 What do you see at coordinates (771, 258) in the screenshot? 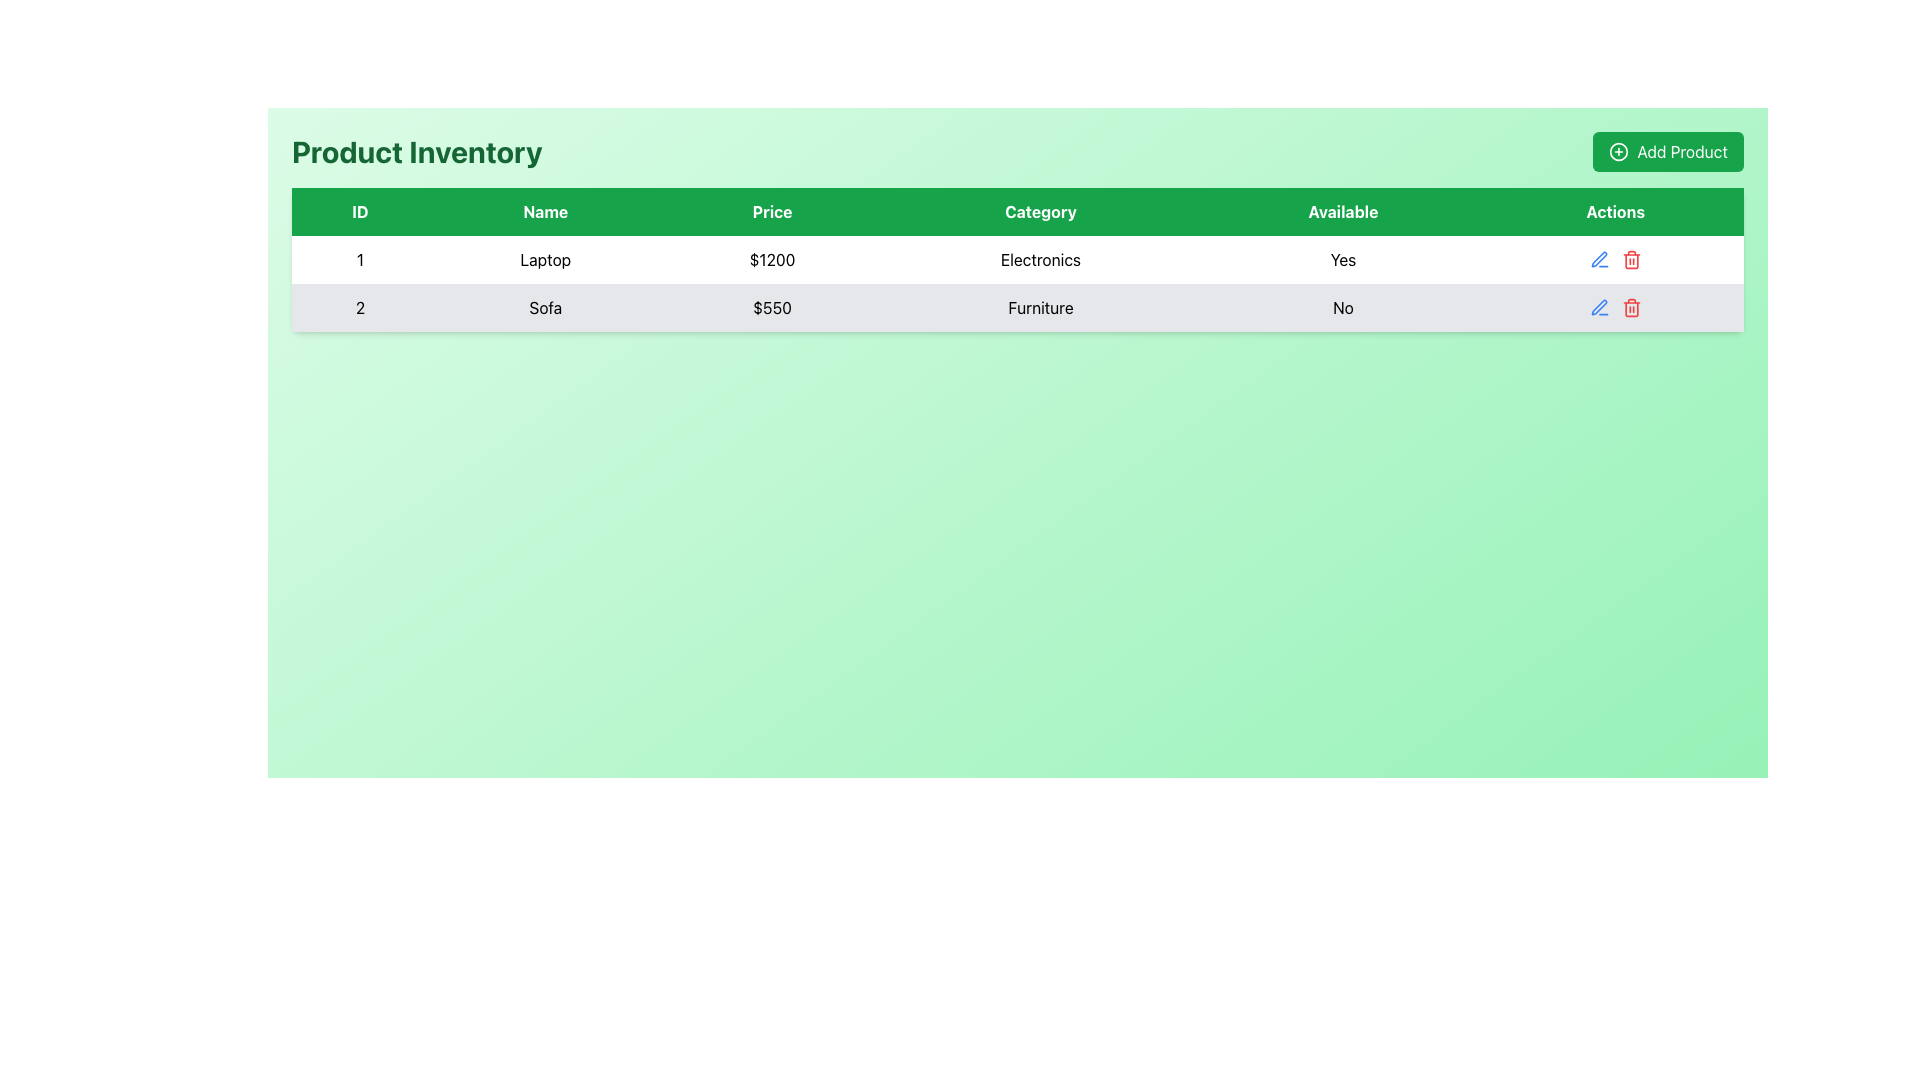
I see `price value from the static text element in the third column of the inventory table corresponding to 'Laptop'` at bounding box center [771, 258].